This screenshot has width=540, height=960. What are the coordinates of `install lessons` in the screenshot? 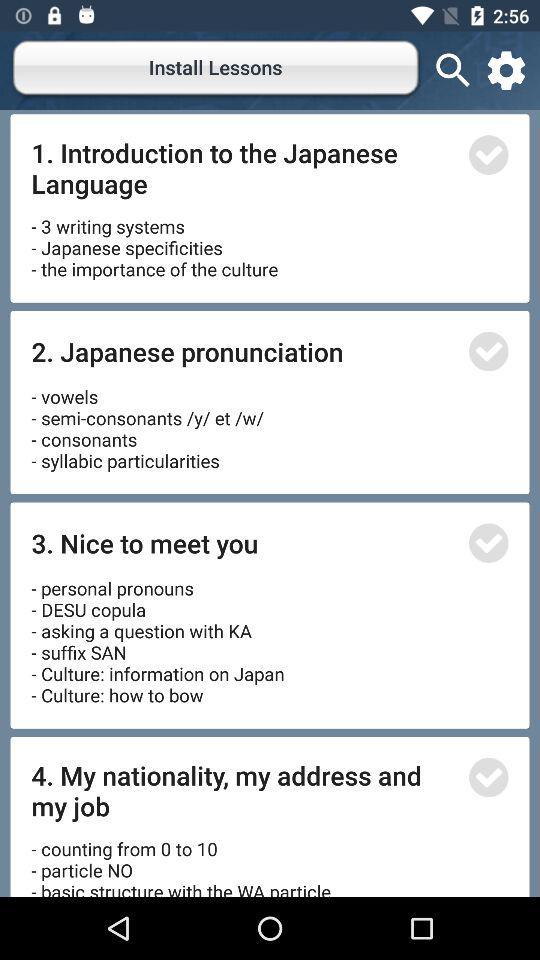 It's located at (216, 70).